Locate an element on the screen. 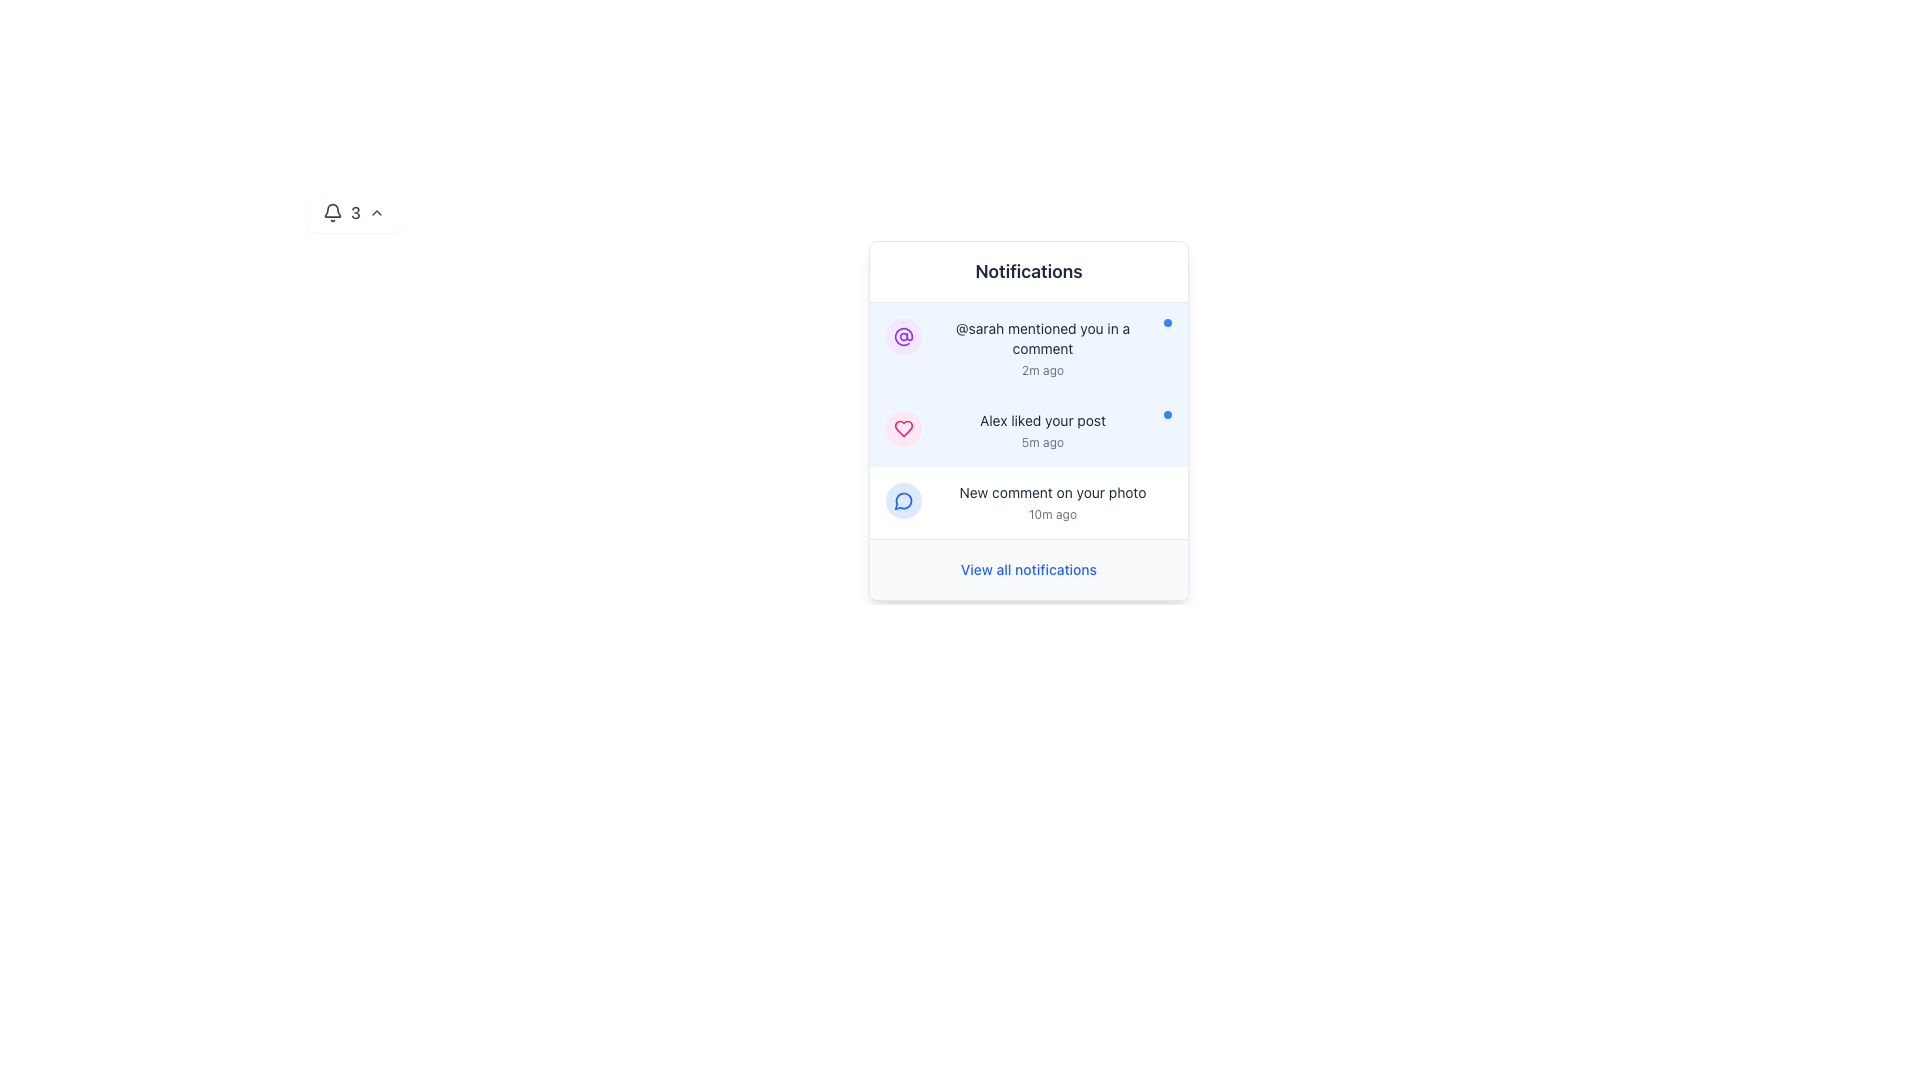 Image resolution: width=1920 pixels, height=1080 pixels. the third notification item with a blue speech bubble icon and text 'New comment on your photo' is located at coordinates (1028, 501).